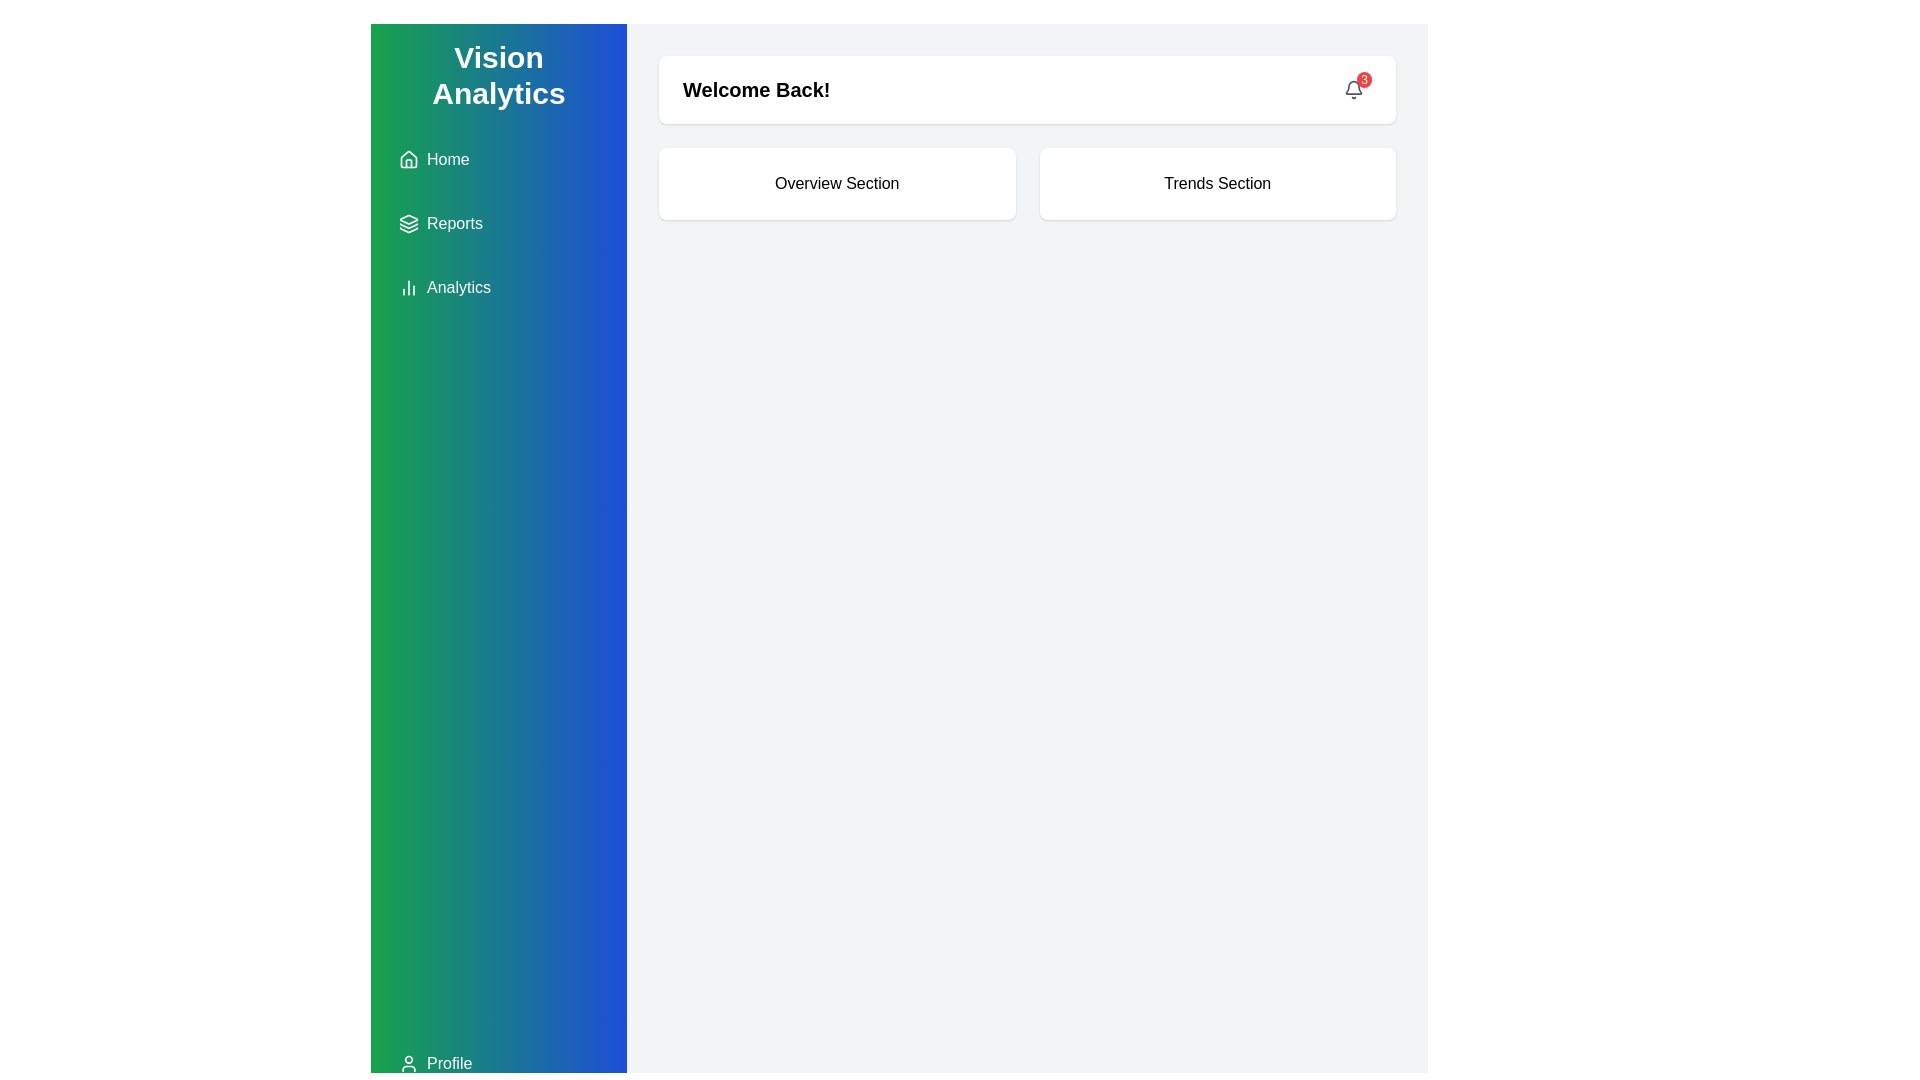  I want to click on the 'Home' icon located in the top section of the vertical menu on the left sidebar, so click(407, 158).